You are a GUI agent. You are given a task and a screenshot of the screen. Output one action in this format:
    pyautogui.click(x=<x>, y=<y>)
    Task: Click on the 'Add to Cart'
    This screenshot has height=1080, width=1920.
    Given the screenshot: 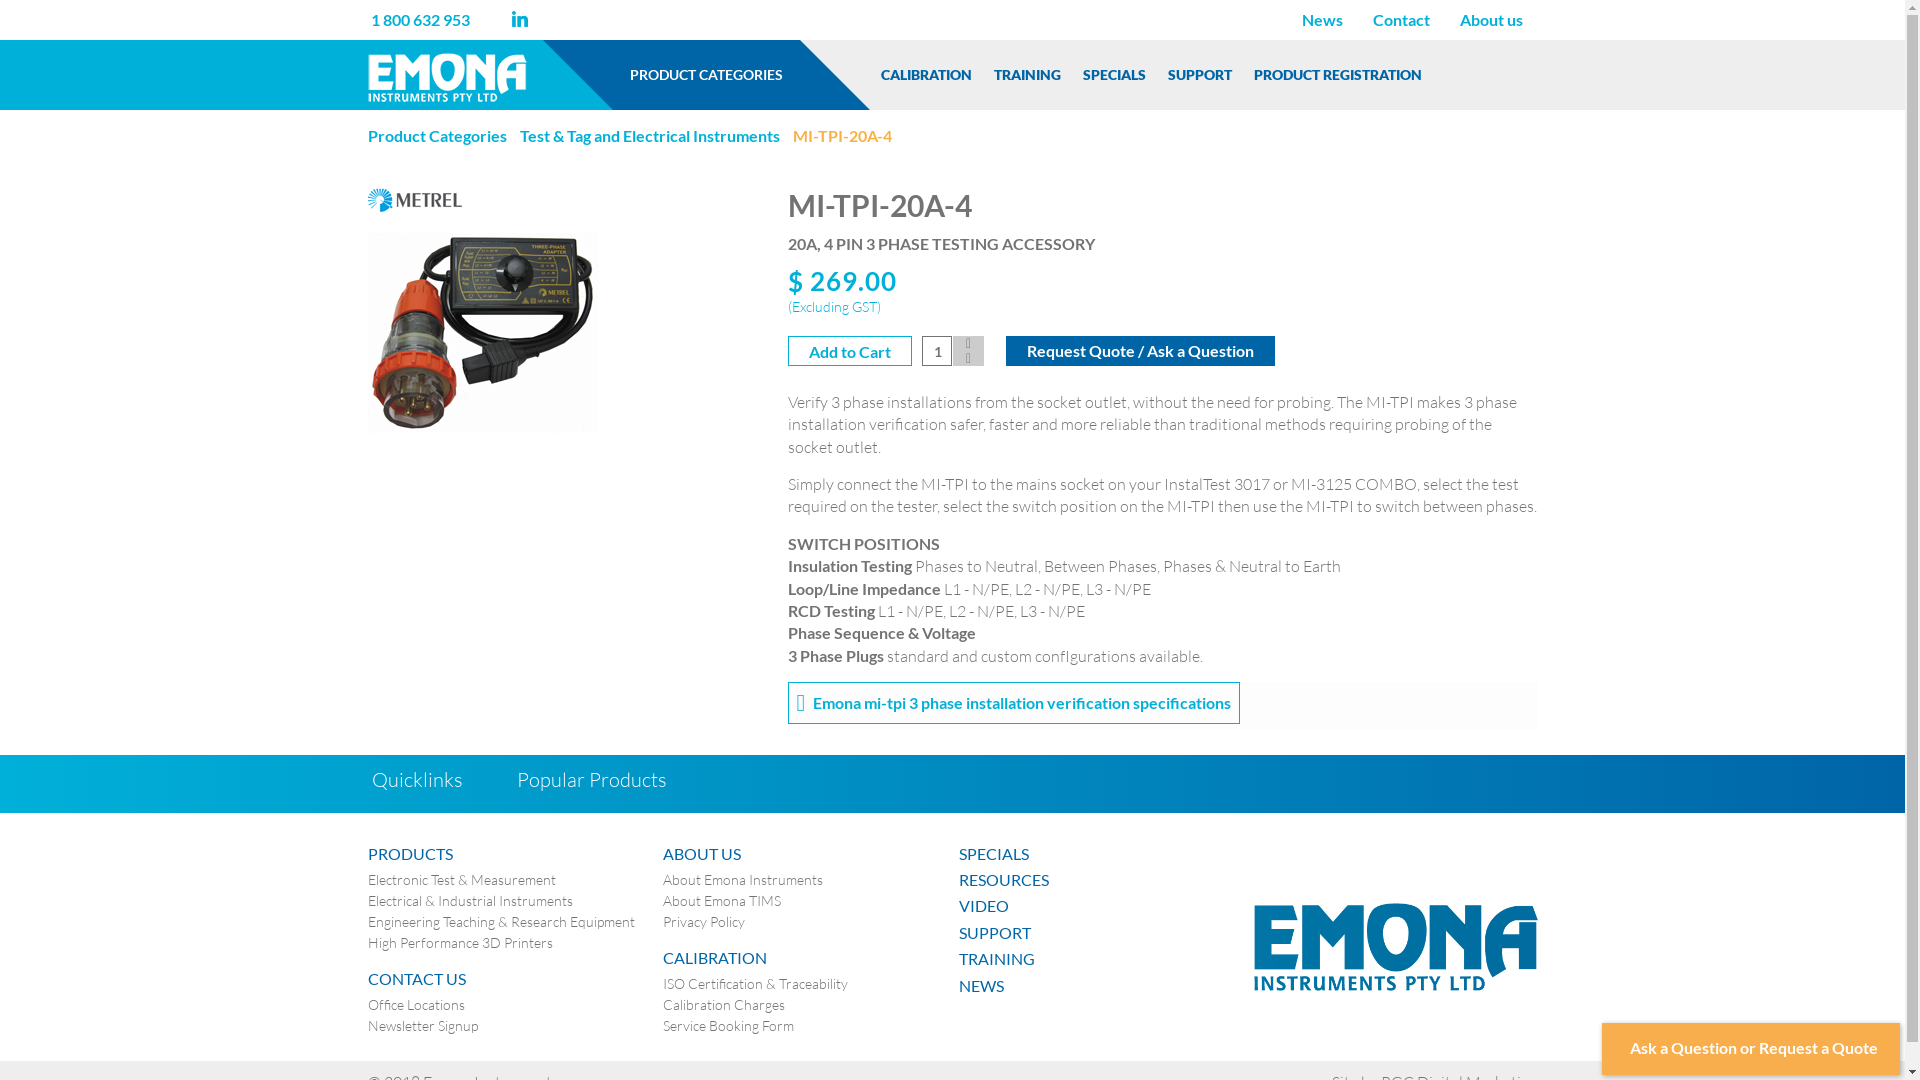 What is the action you would take?
    pyautogui.click(x=849, y=350)
    